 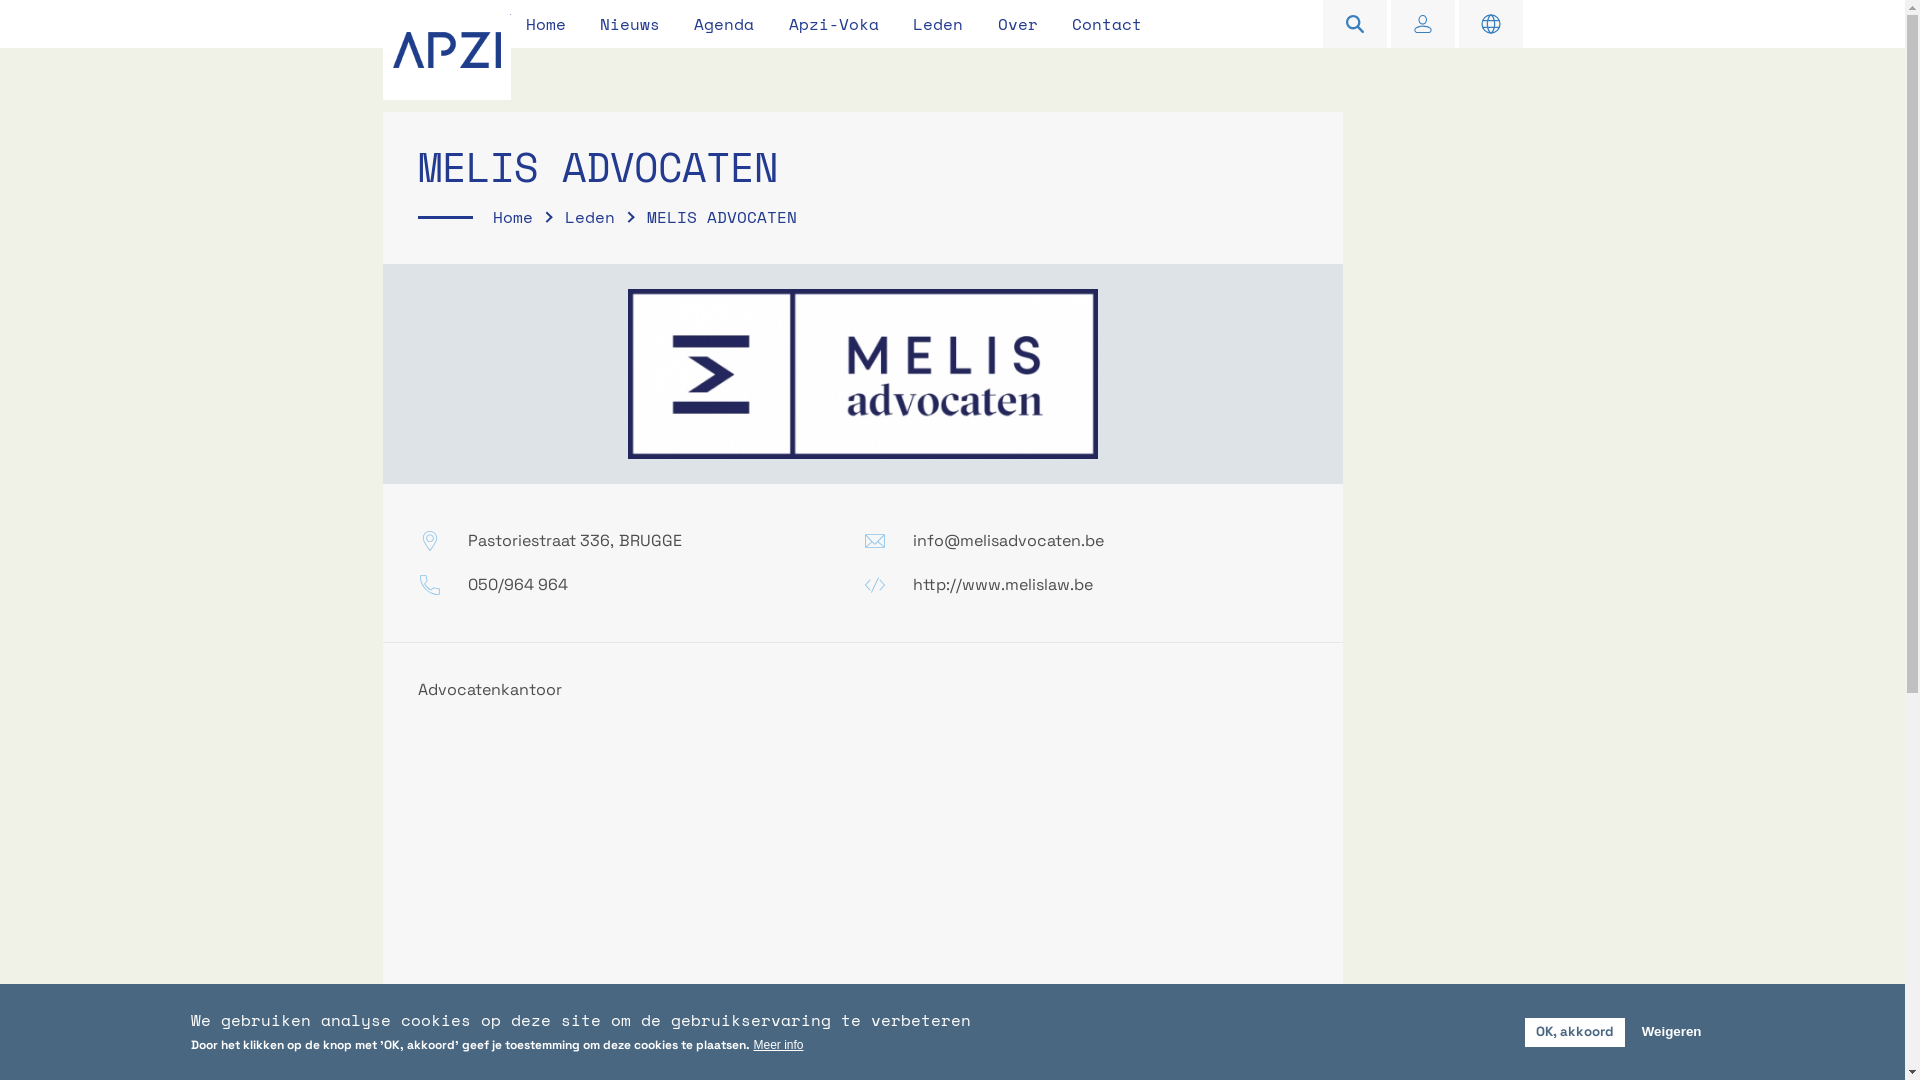 What do you see at coordinates (1353, 23) in the screenshot?
I see `'Zoeken'` at bounding box center [1353, 23].